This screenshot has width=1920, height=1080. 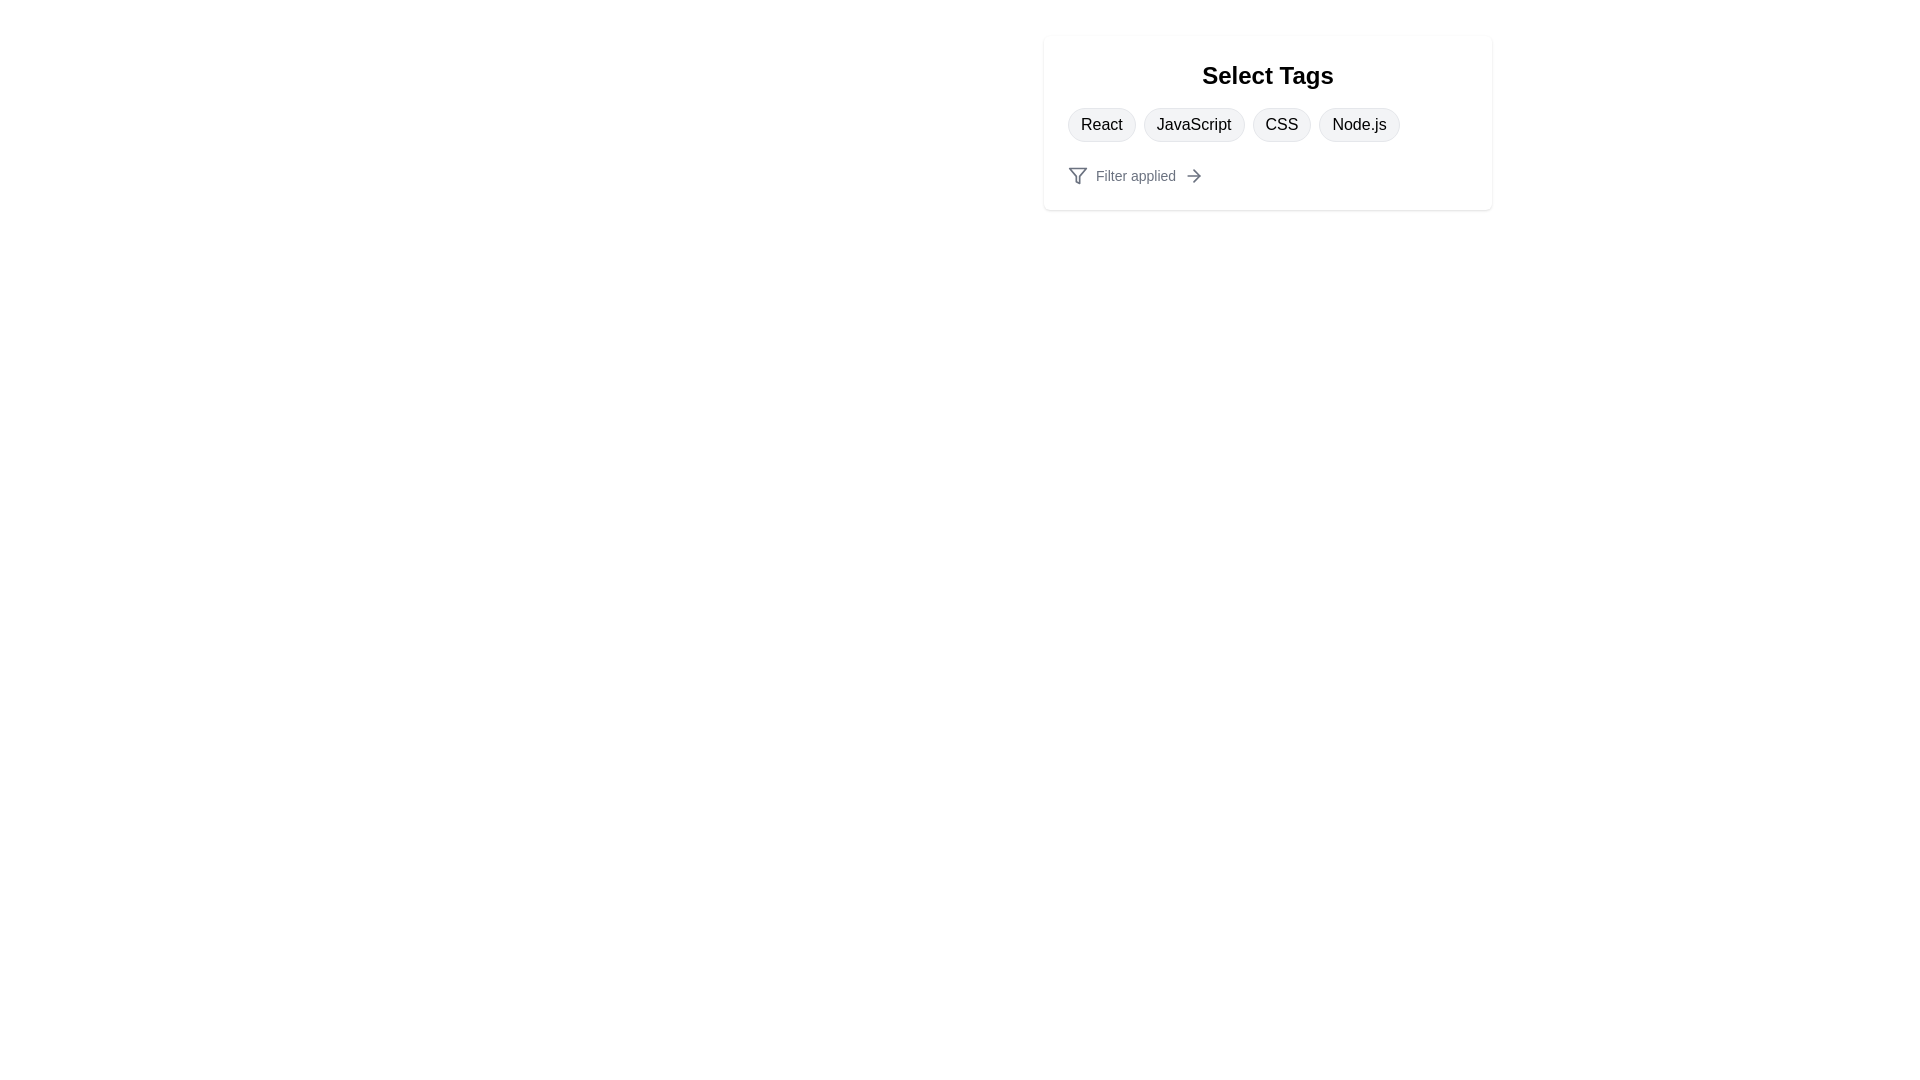 What do you see at coordinates (1077, 175) in the screenshot?
I see `the filter applied icon located at the leftmost part of the 'Filter applied' section in the bottom-right of the main interface` at bounding box center [1077, 175].